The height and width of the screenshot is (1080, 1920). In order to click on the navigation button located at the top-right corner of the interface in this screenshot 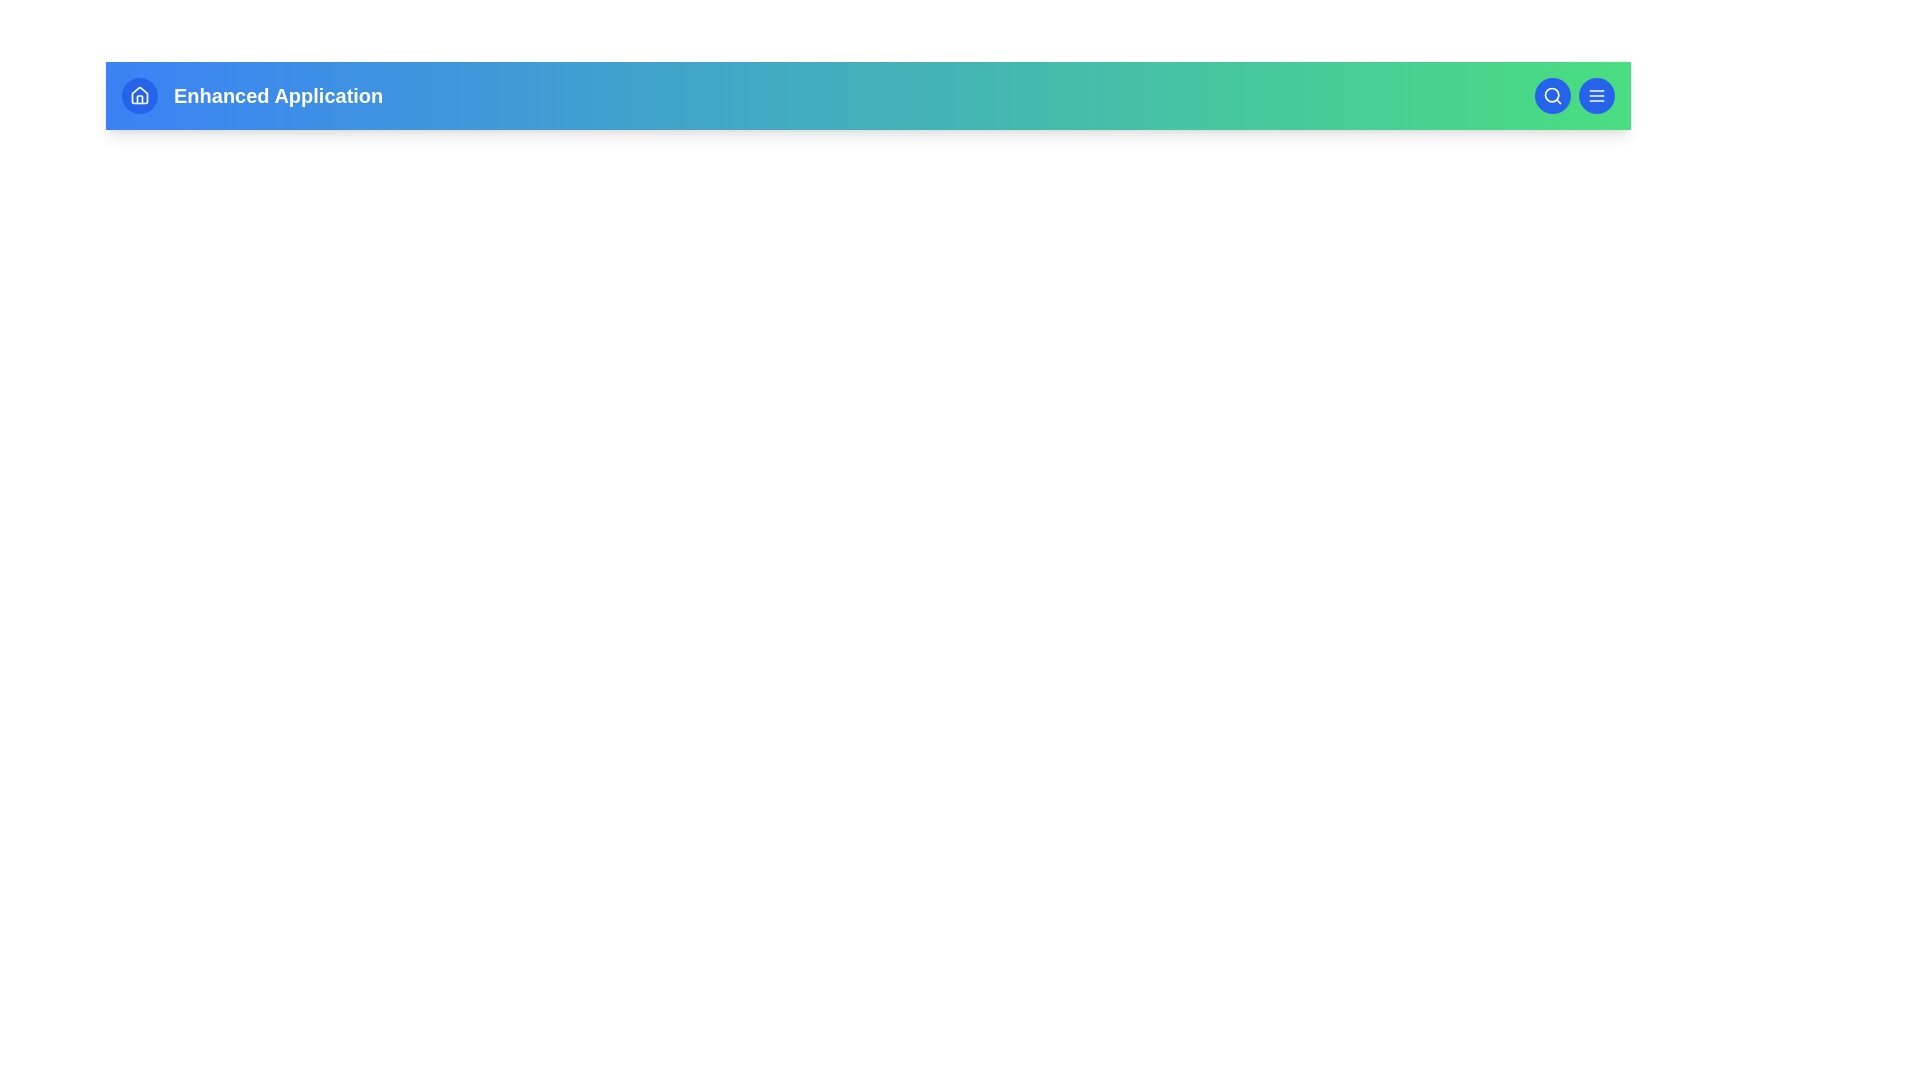, I will do `click(1596, 96)`.